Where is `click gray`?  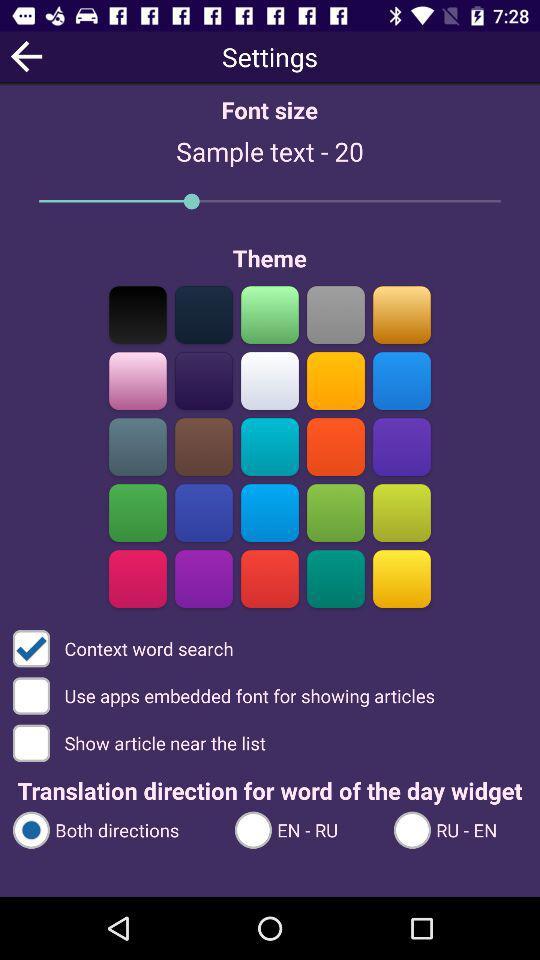 click gray is located at coordinates (335, 314).